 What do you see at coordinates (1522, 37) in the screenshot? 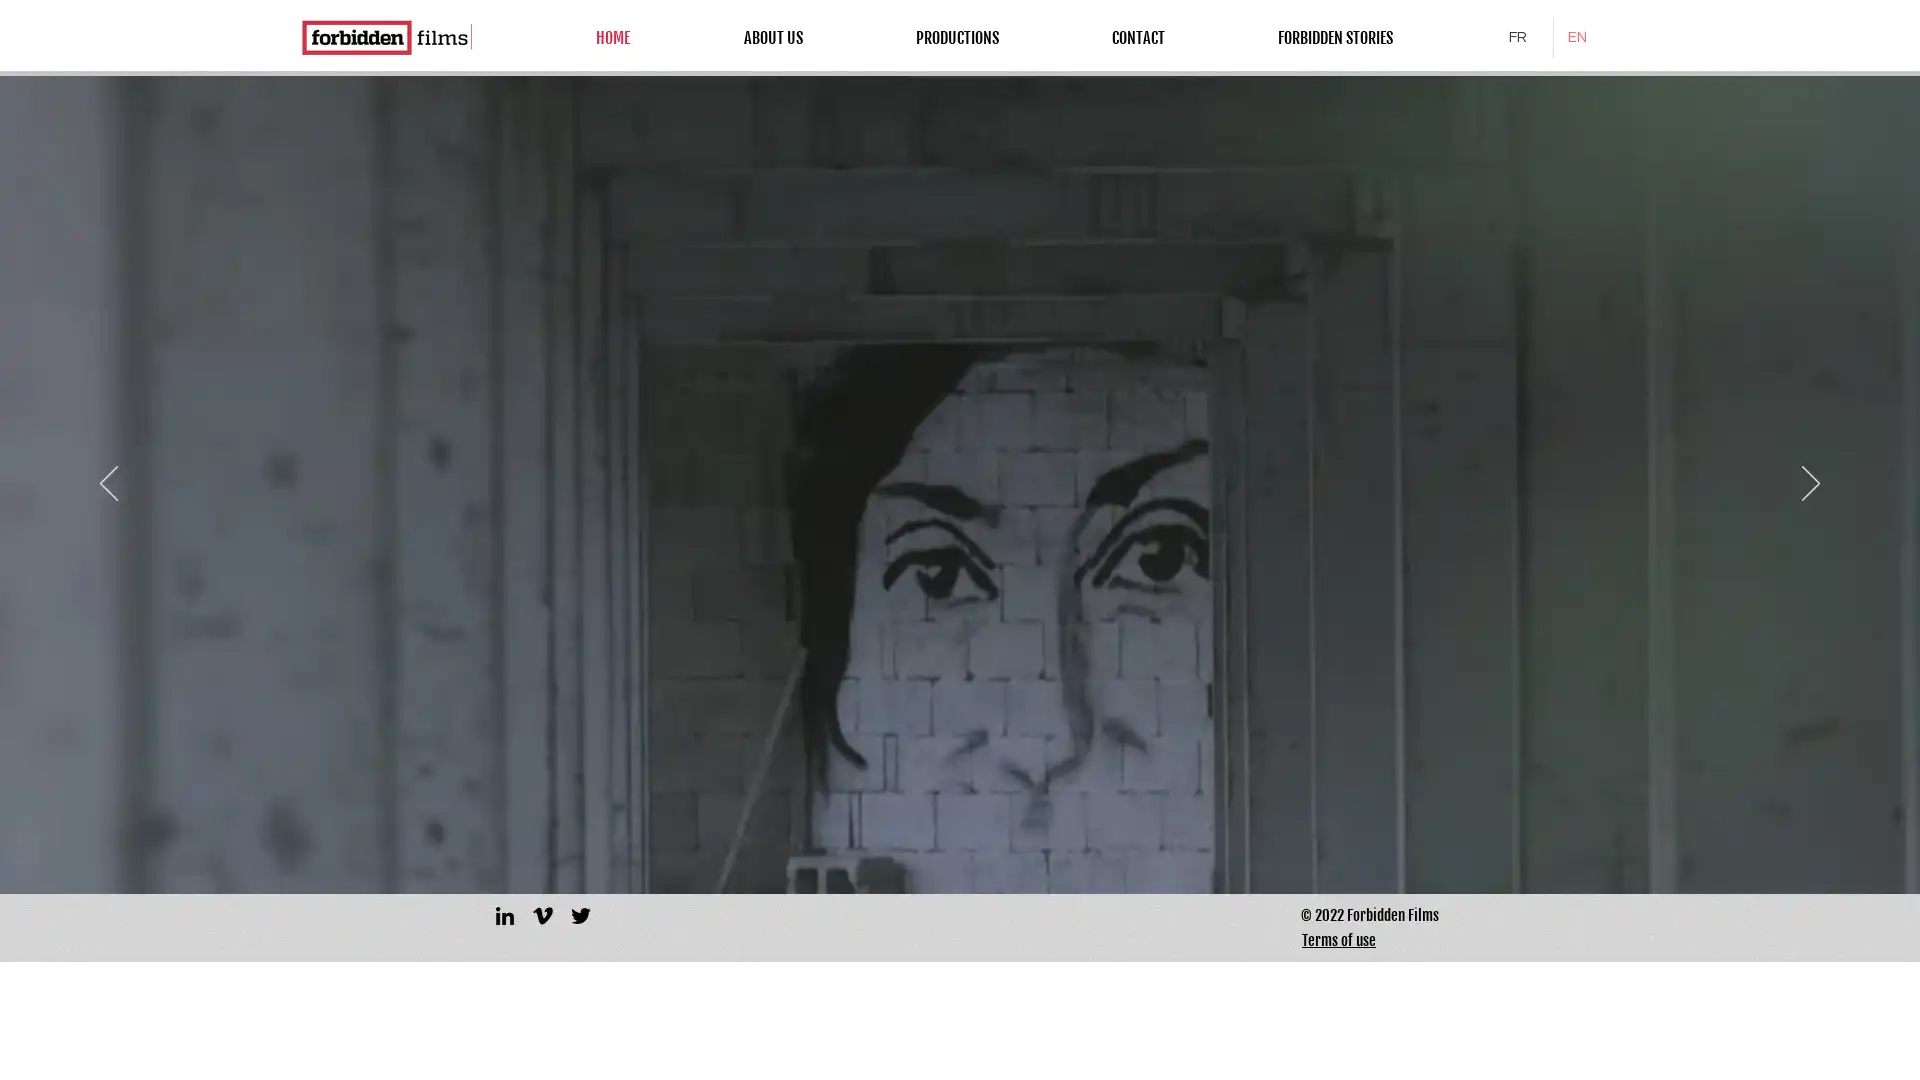
I see `French` at bounding box center [1522, 37].